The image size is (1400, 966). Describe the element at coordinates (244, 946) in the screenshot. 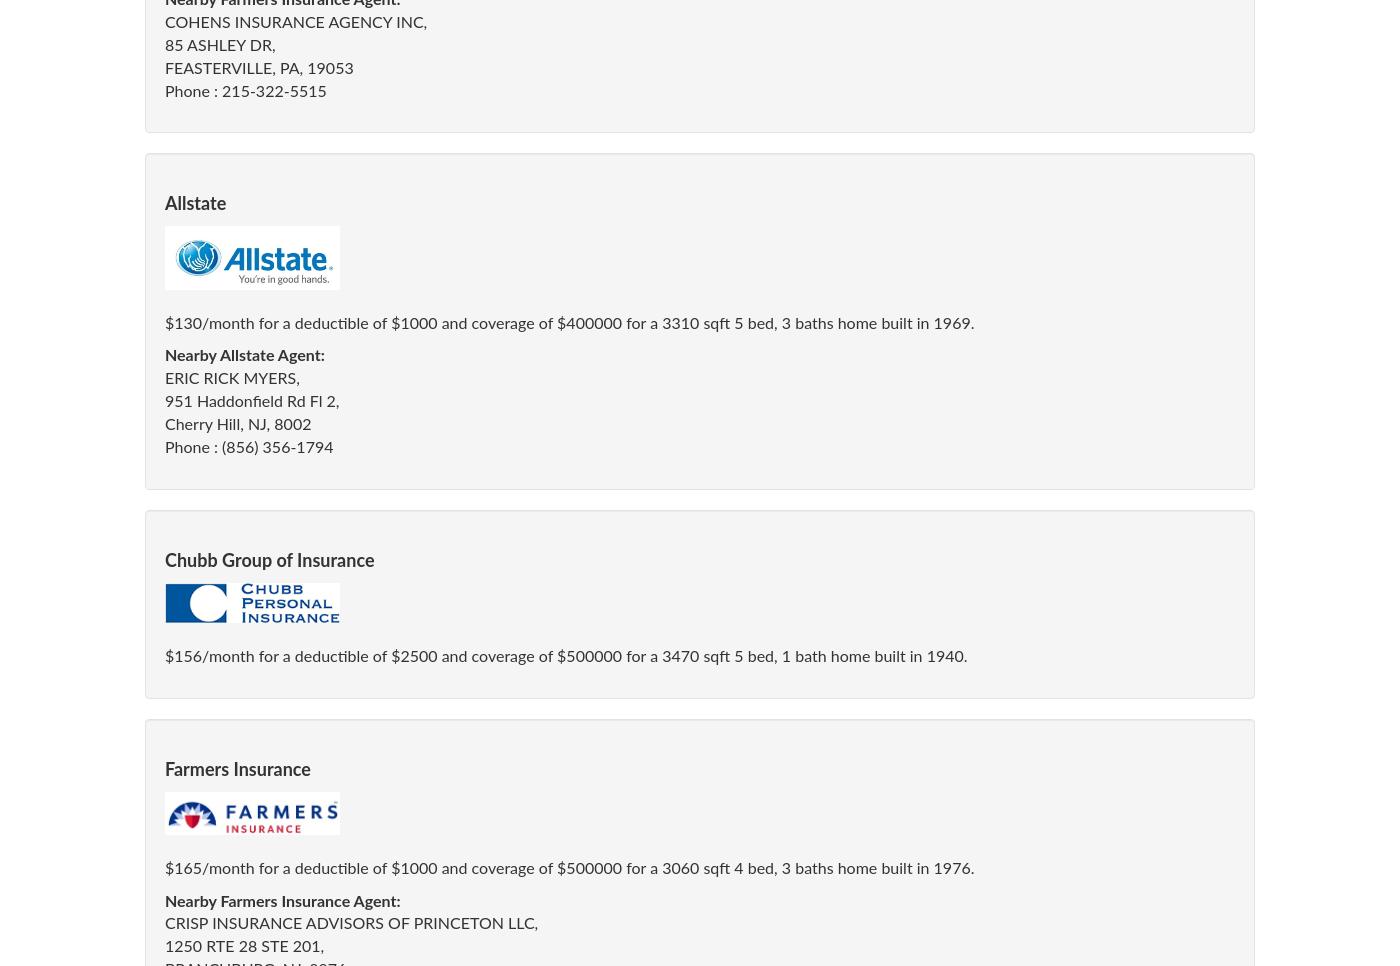

I see `'1250 RTE 28 STE 201,'` at that location.